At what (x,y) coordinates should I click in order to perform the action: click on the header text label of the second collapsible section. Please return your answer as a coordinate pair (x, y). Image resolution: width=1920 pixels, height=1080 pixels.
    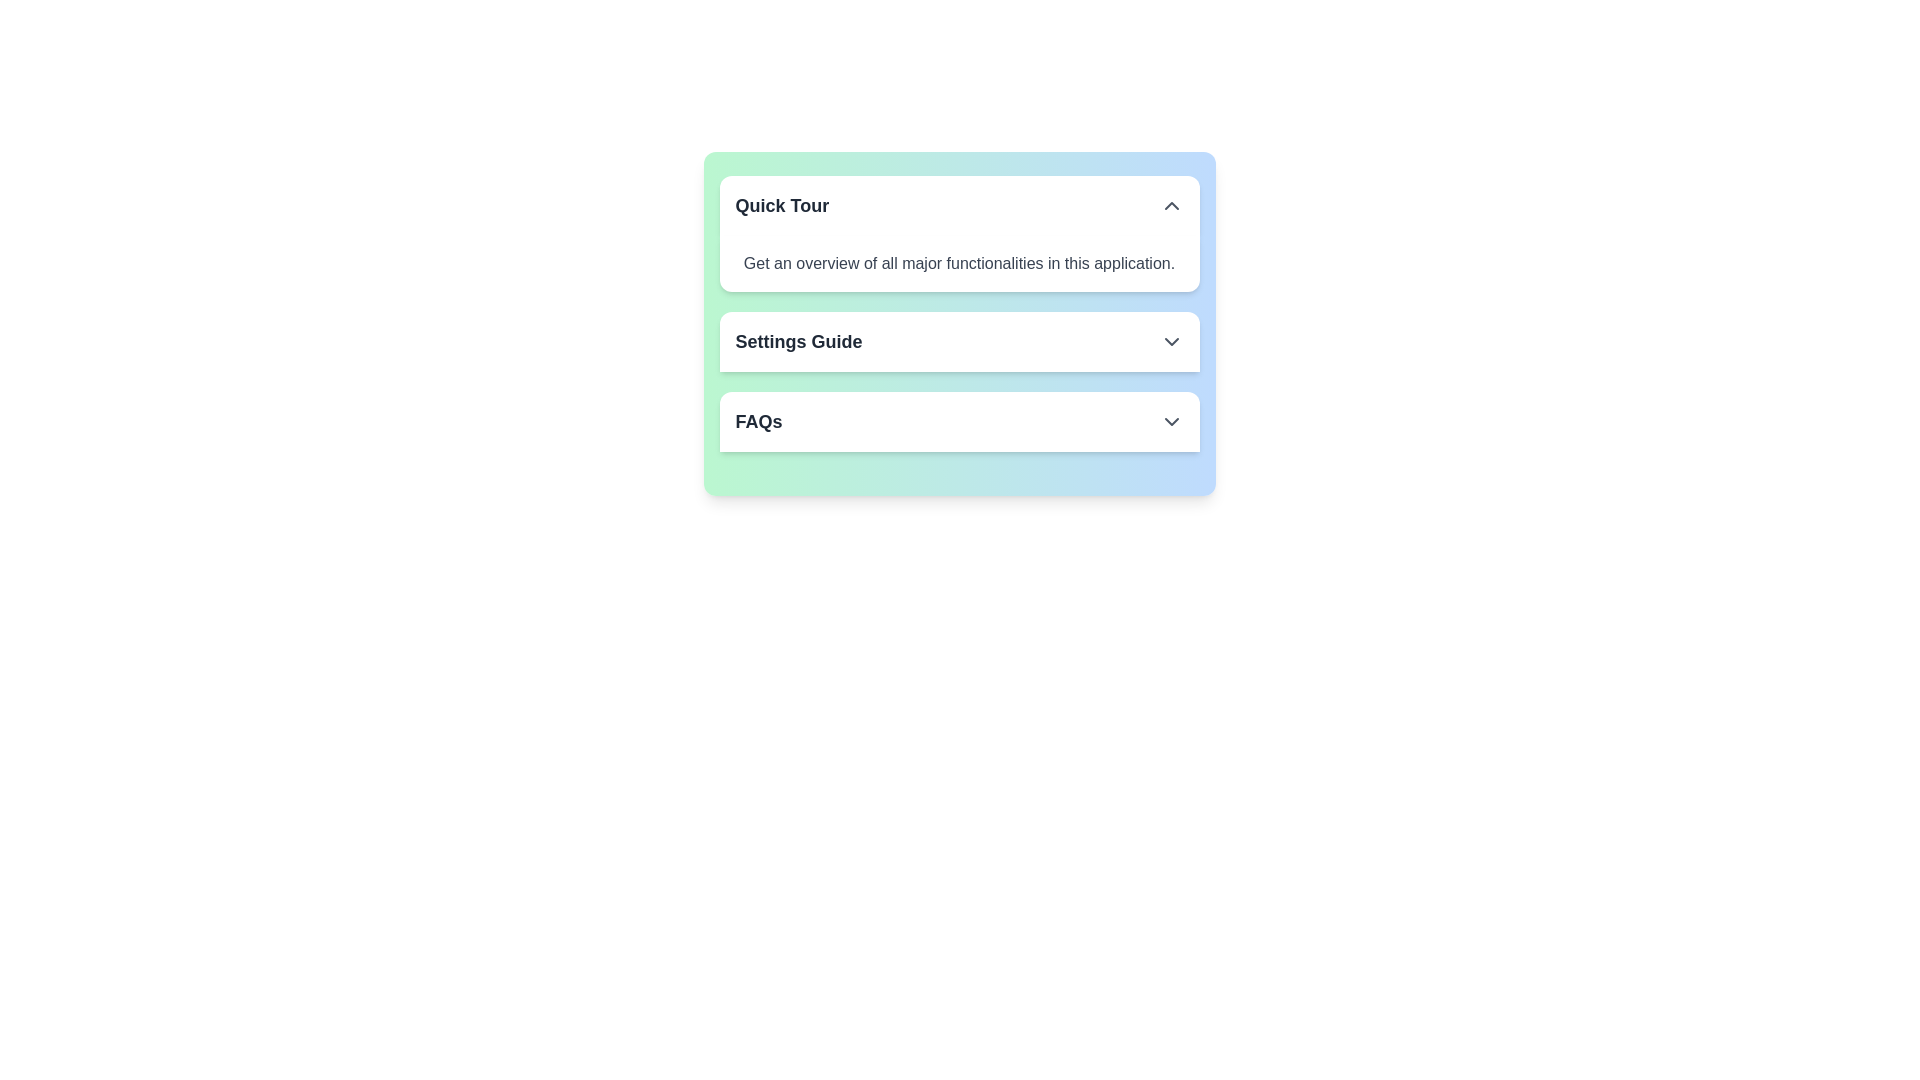
    Looking at the image, I should click on (798, 341).